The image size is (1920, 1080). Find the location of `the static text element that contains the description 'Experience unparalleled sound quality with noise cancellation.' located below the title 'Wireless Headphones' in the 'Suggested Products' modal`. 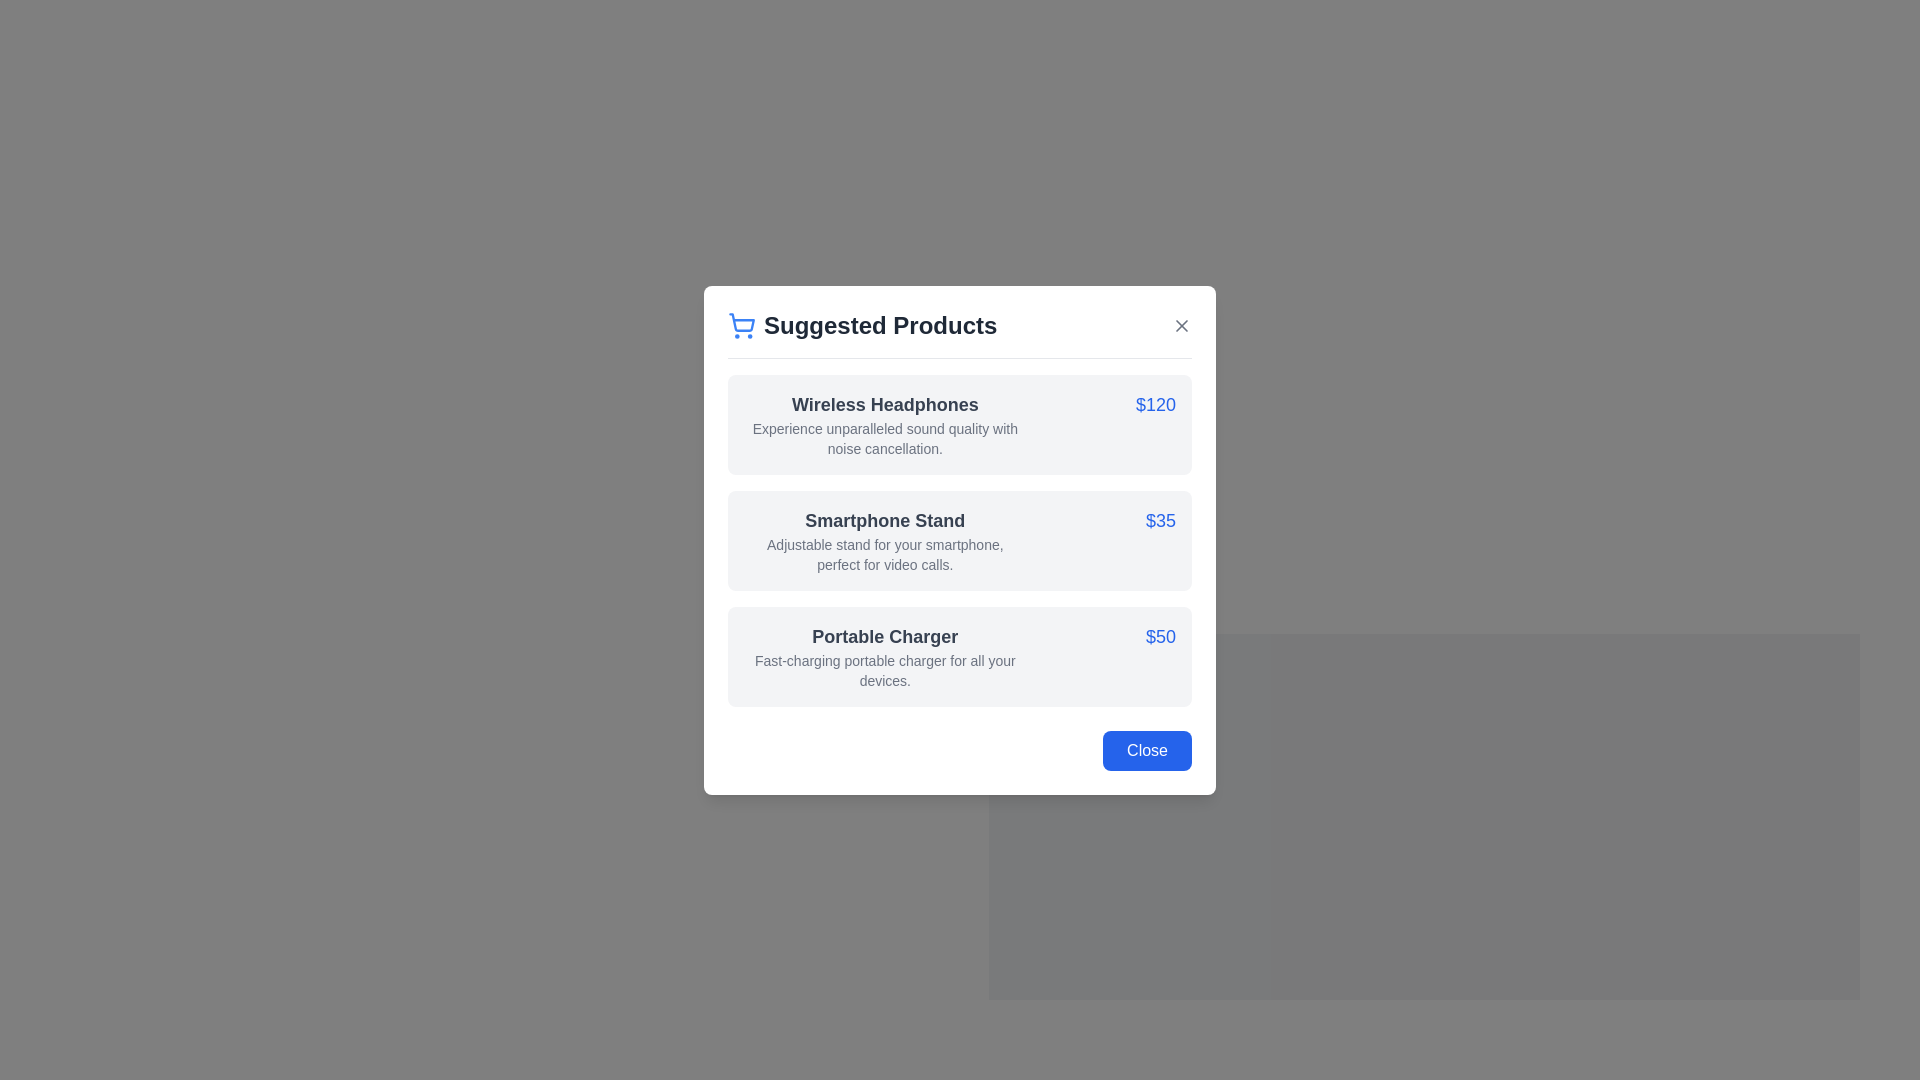

the static text element that contains the description 'Experience unparalleled sound quality with noise cancellation.' located below the title 'Wireless Headphones' in the 'Suggested Products' modal is located at coordinates (884, 437).